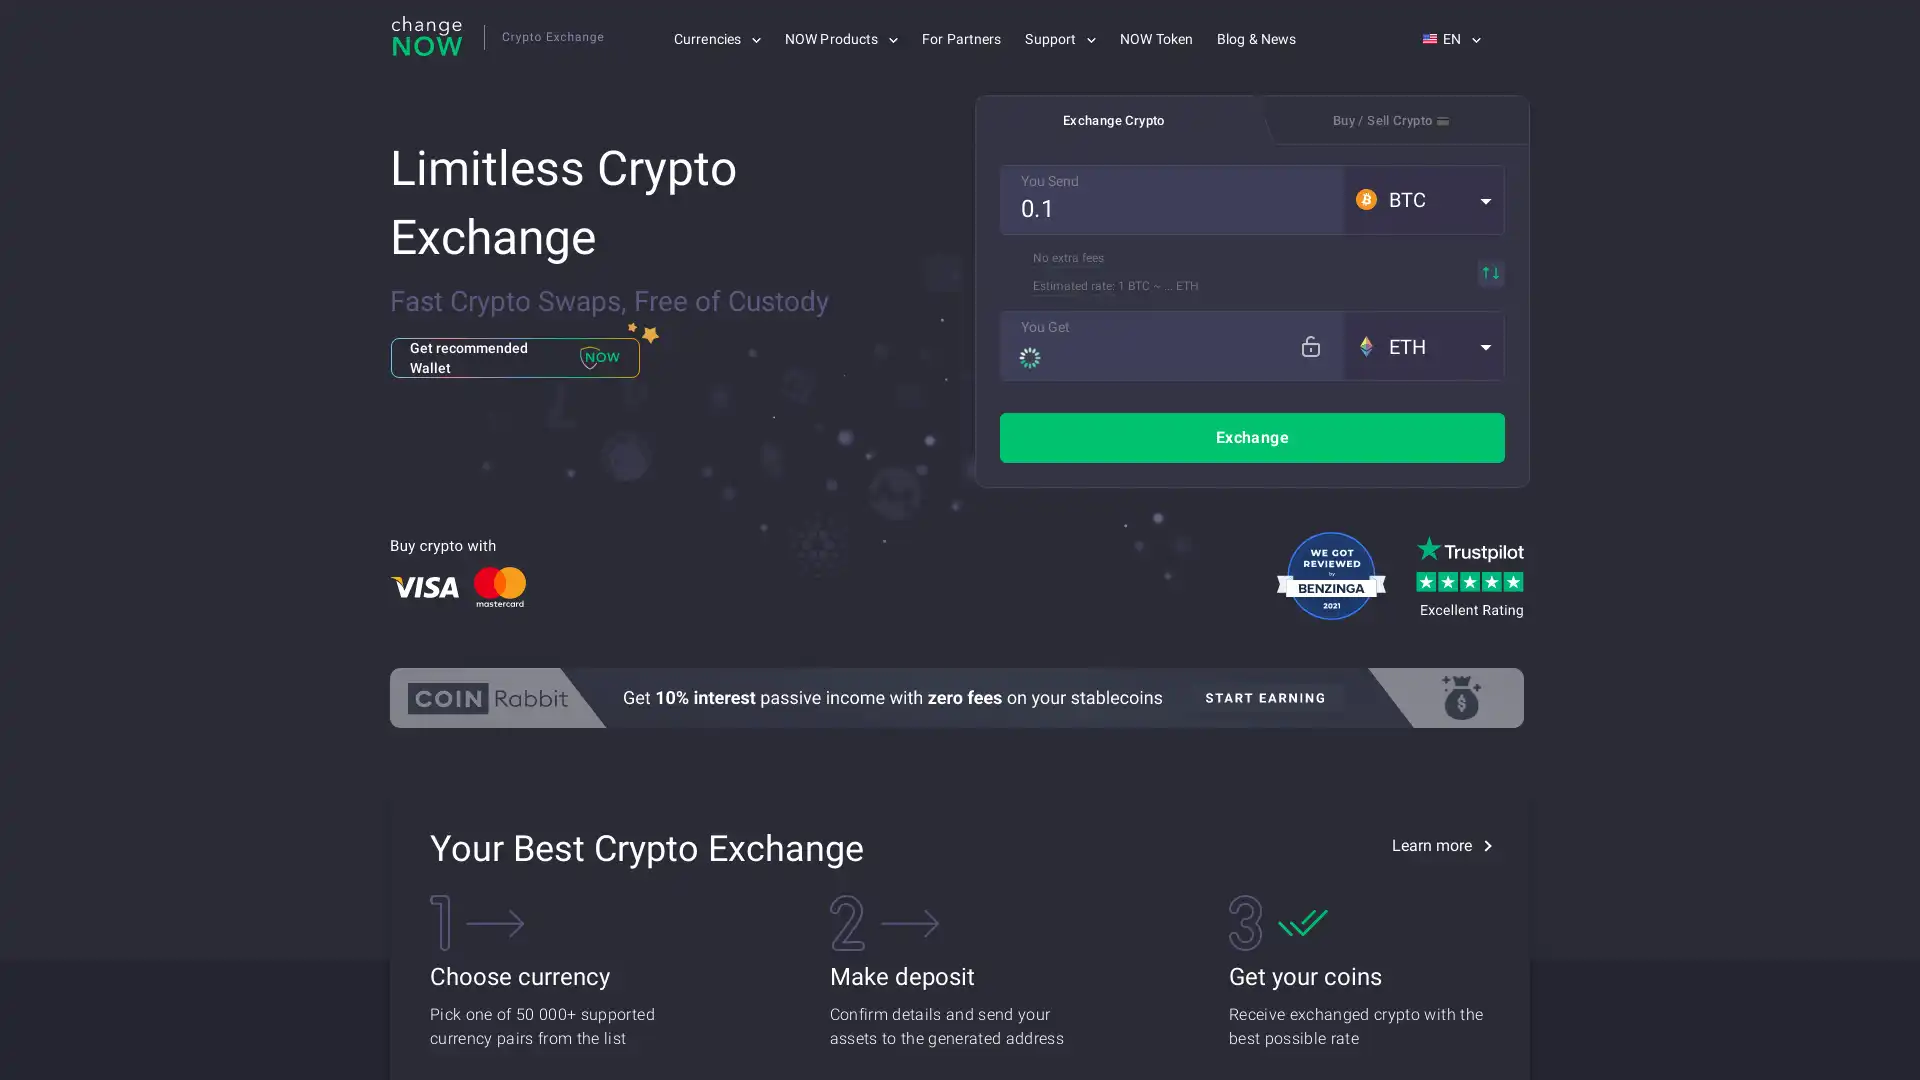 This screenshot has width=1920, height=1080. I want to click on icon-eth ETH, so click(1423, 345).